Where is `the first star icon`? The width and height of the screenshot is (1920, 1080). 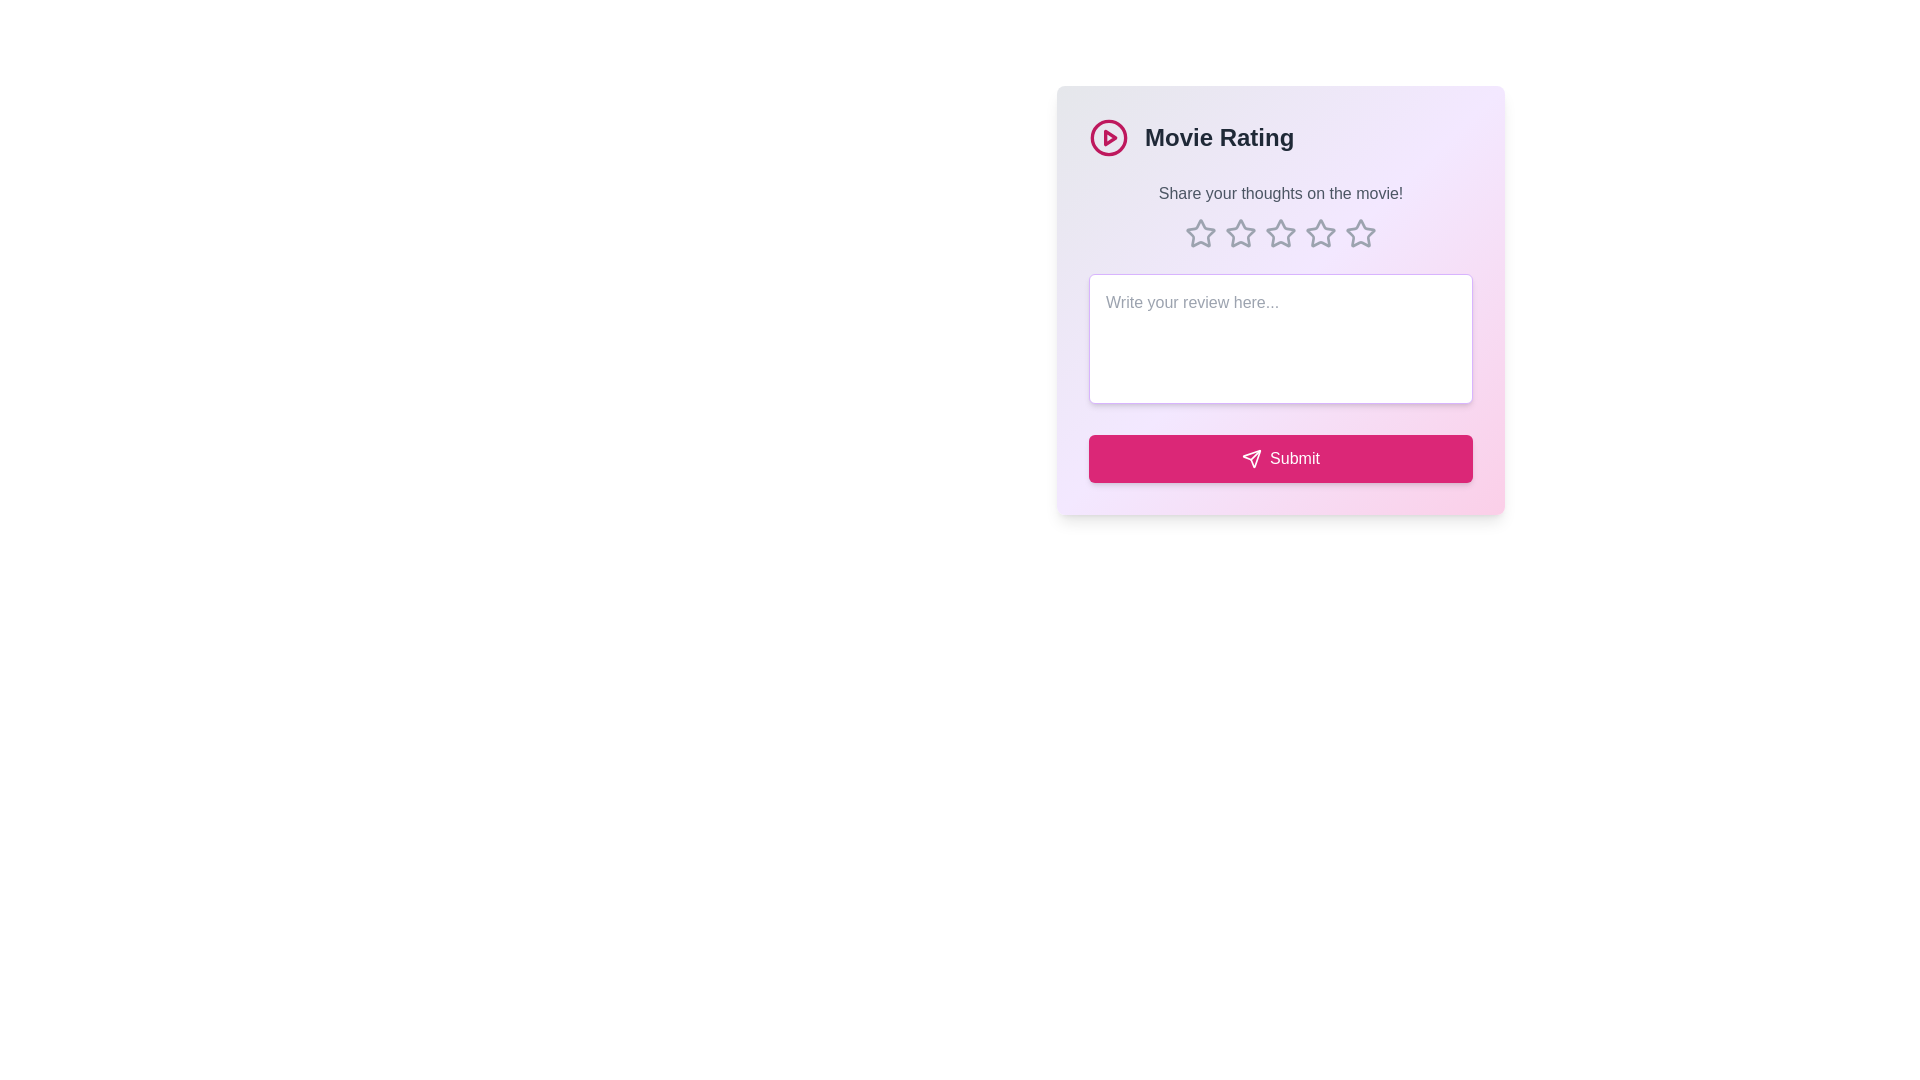 the first star icon is located at coordinates (1200, 231).